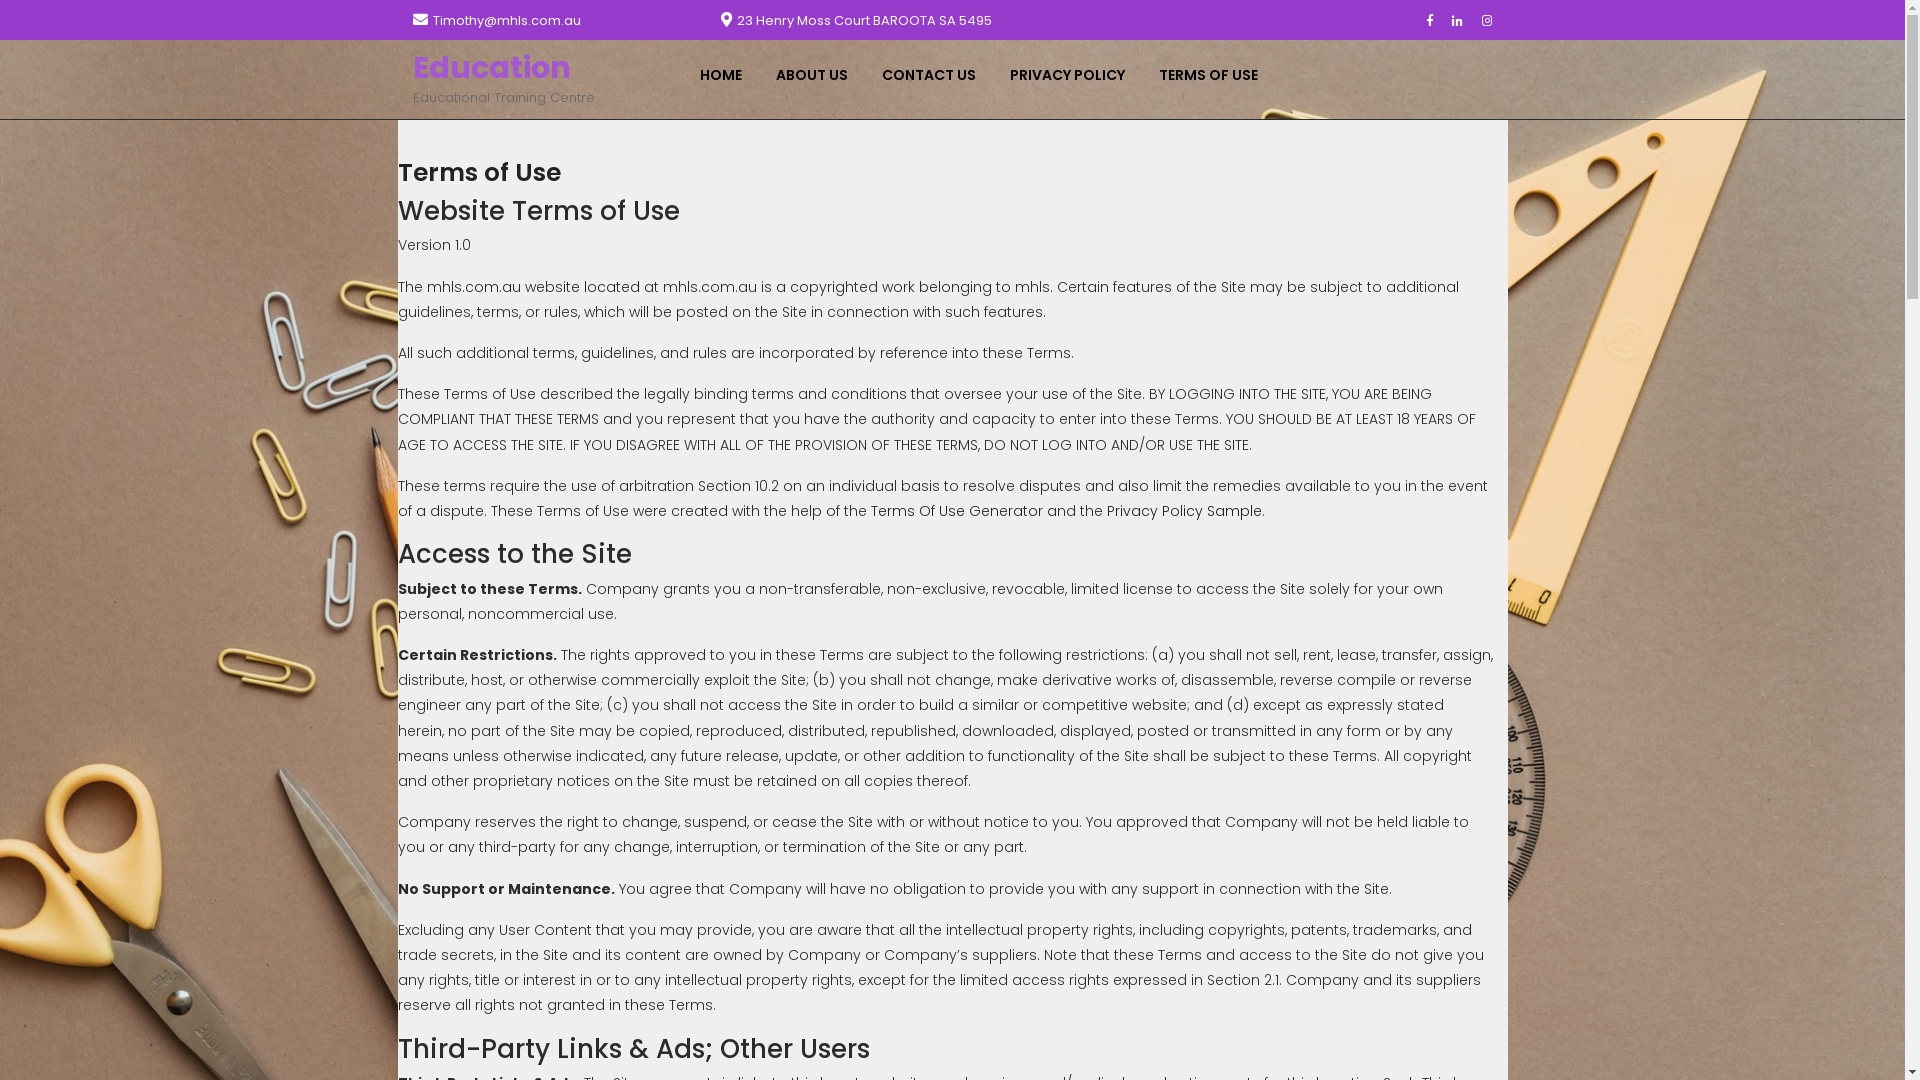 This screenshot has height=1080, width=1920. What do you see at coordinates (933, 74) in the screenshot?
I see `'CONTACT US'` at bounding box center [933, 74].